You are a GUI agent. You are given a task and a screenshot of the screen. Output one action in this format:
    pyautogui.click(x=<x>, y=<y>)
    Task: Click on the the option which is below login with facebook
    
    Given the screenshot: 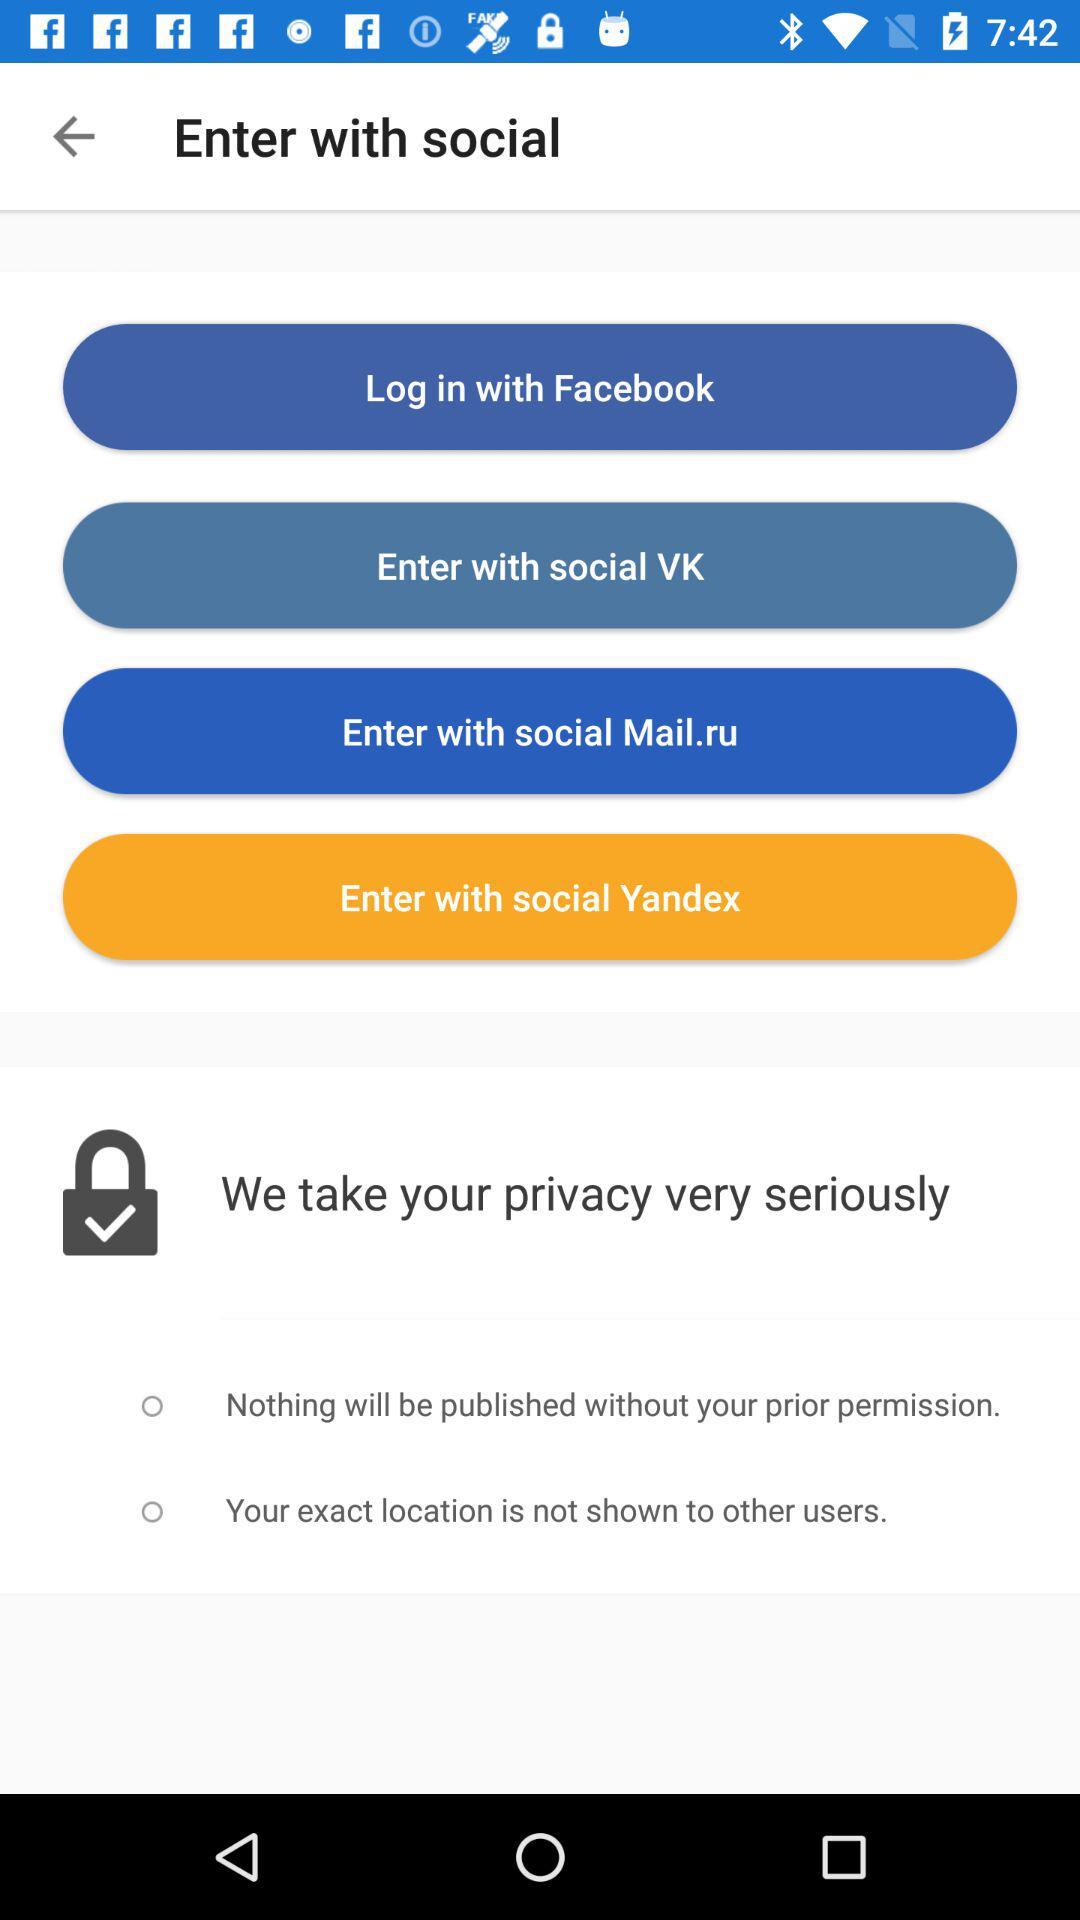 What is the action you would take?
    pyautogui.click(x=540, y=565)
    